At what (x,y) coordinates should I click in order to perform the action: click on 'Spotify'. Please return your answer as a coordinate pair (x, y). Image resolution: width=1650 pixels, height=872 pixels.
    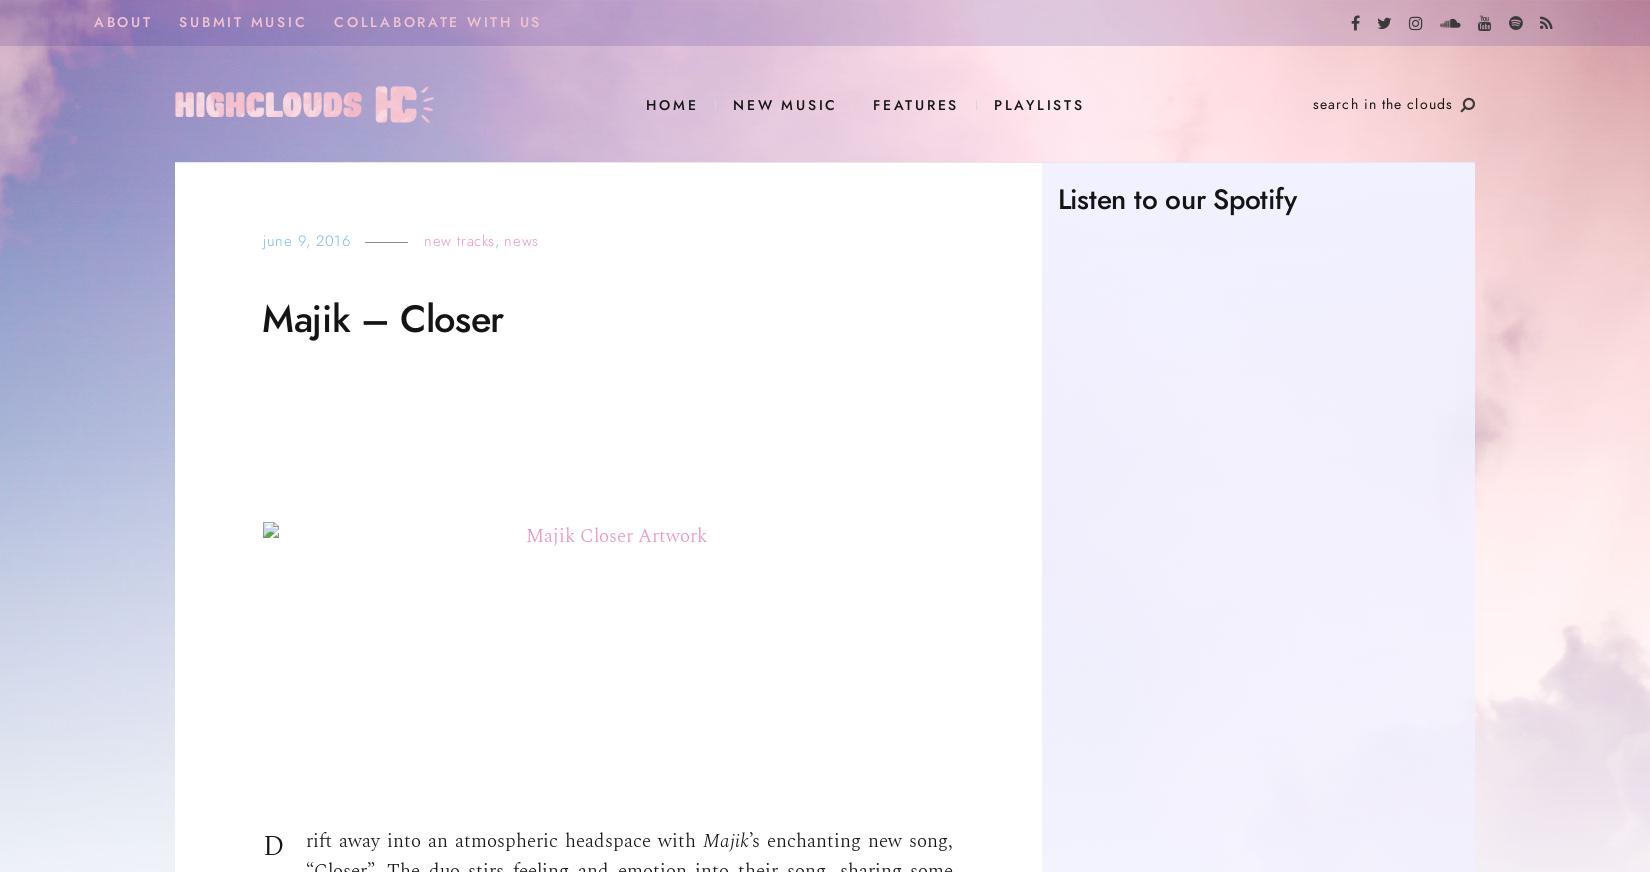
    Looking at the image, I should click on (1253, 200).